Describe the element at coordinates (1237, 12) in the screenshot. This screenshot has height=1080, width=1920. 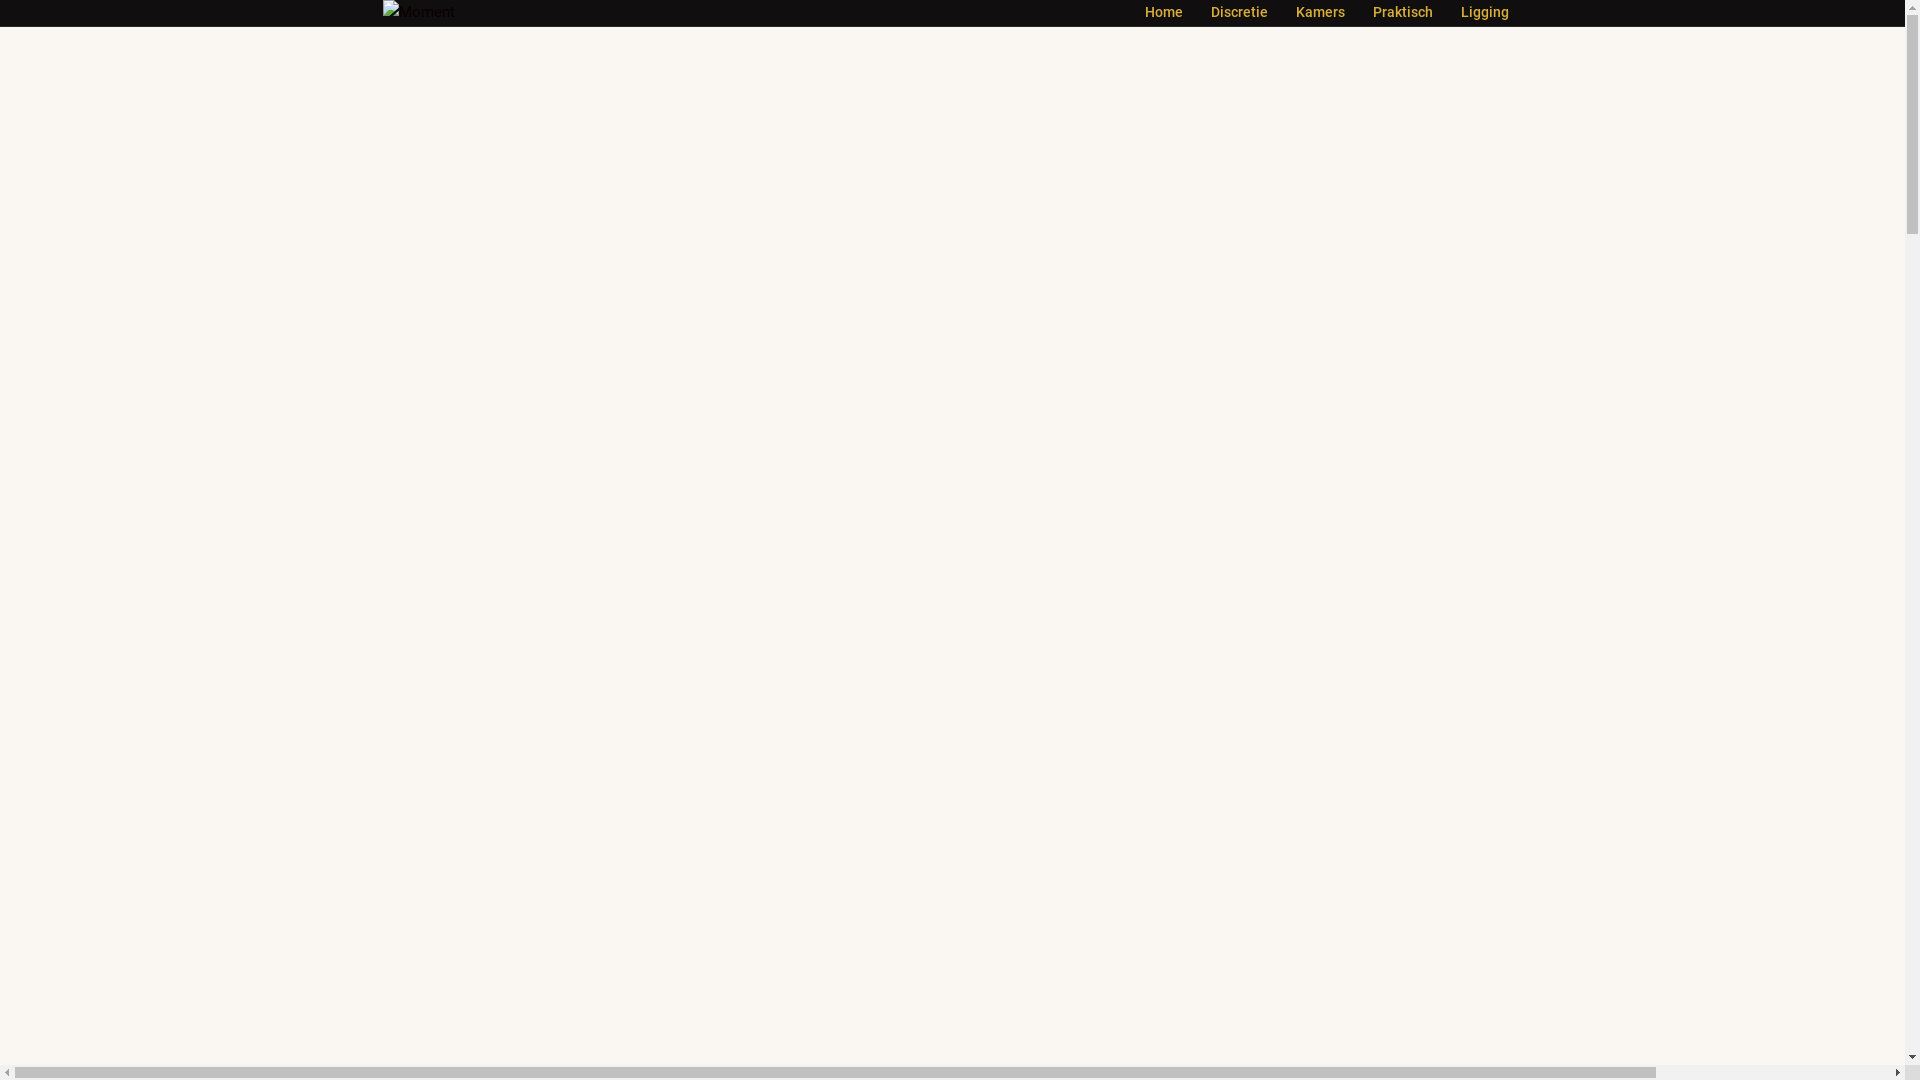
I see `'Discretie'` at that location.